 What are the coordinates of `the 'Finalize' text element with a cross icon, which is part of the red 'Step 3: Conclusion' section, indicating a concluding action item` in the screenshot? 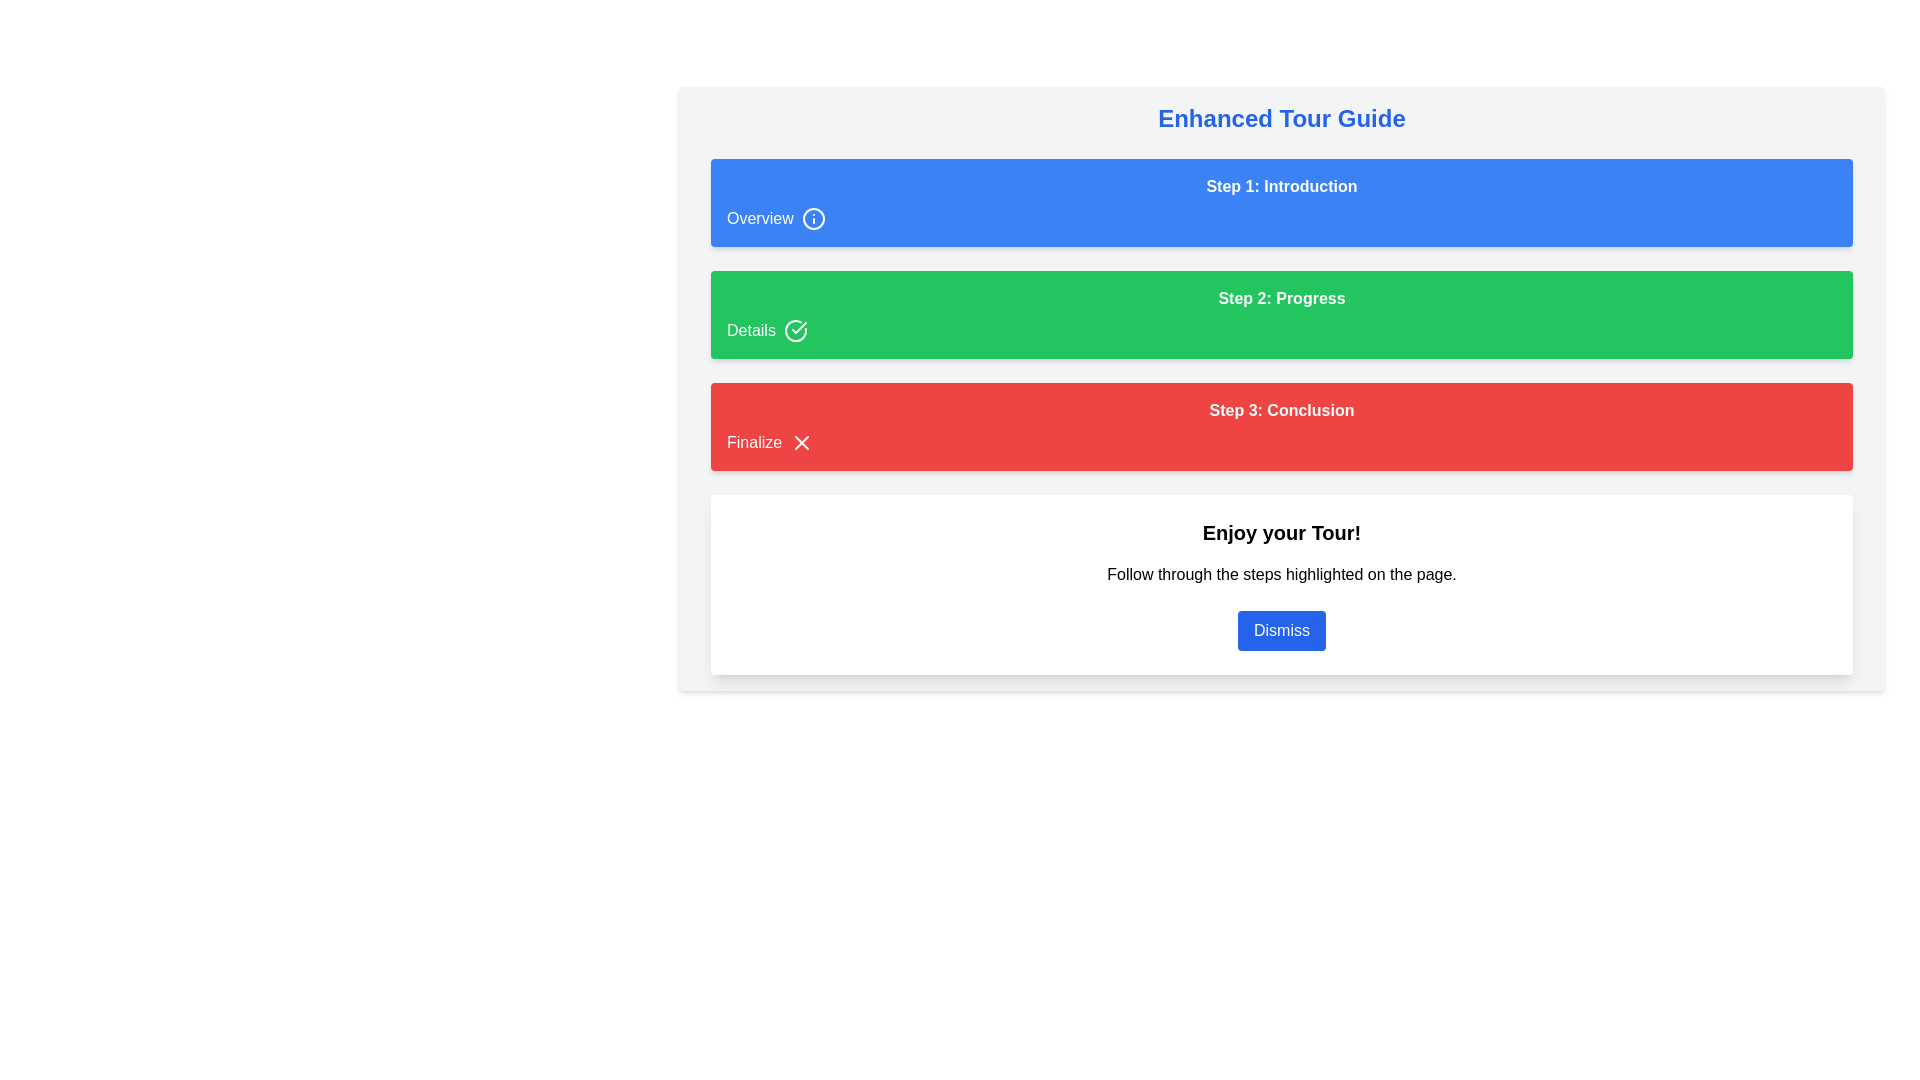 It's located at (1281, 442).